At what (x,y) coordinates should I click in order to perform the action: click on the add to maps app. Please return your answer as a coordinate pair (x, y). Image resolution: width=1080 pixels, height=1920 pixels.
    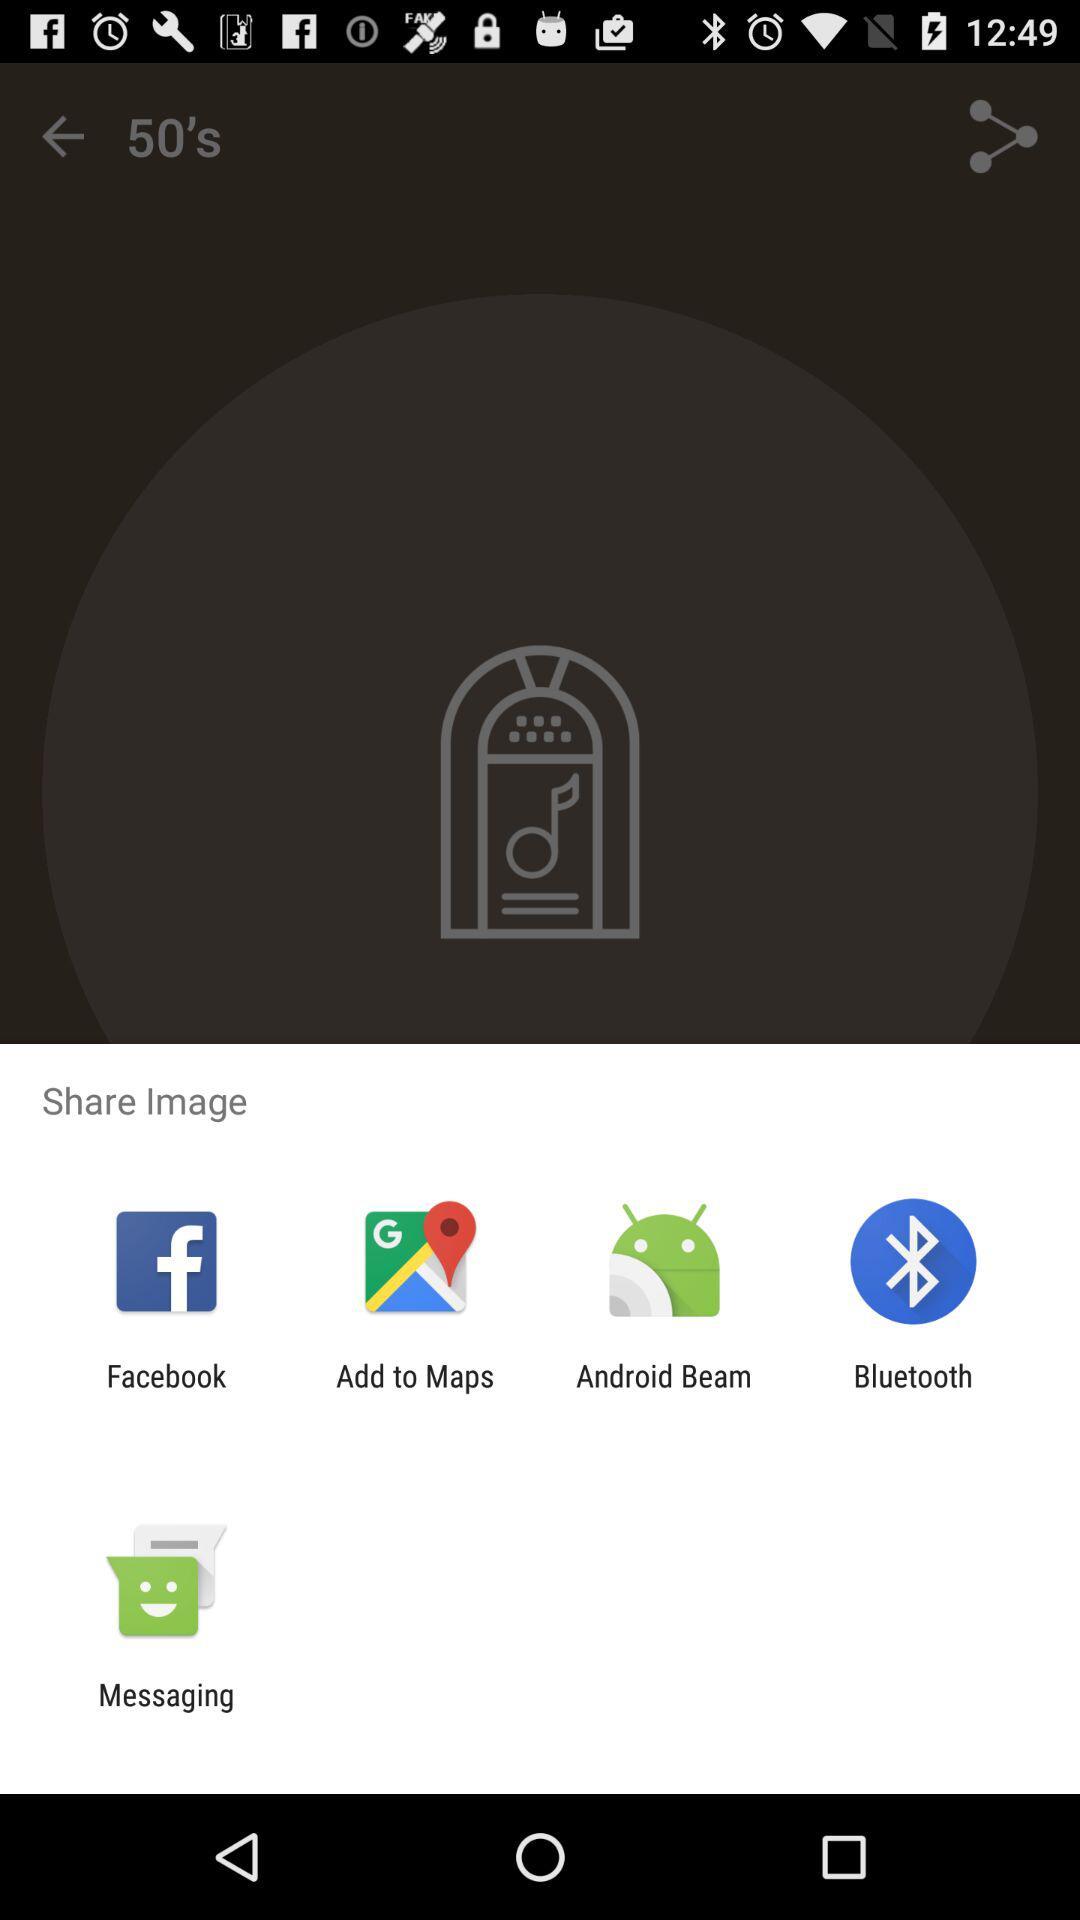
    Looking at the image, I should click on (414, 1392).